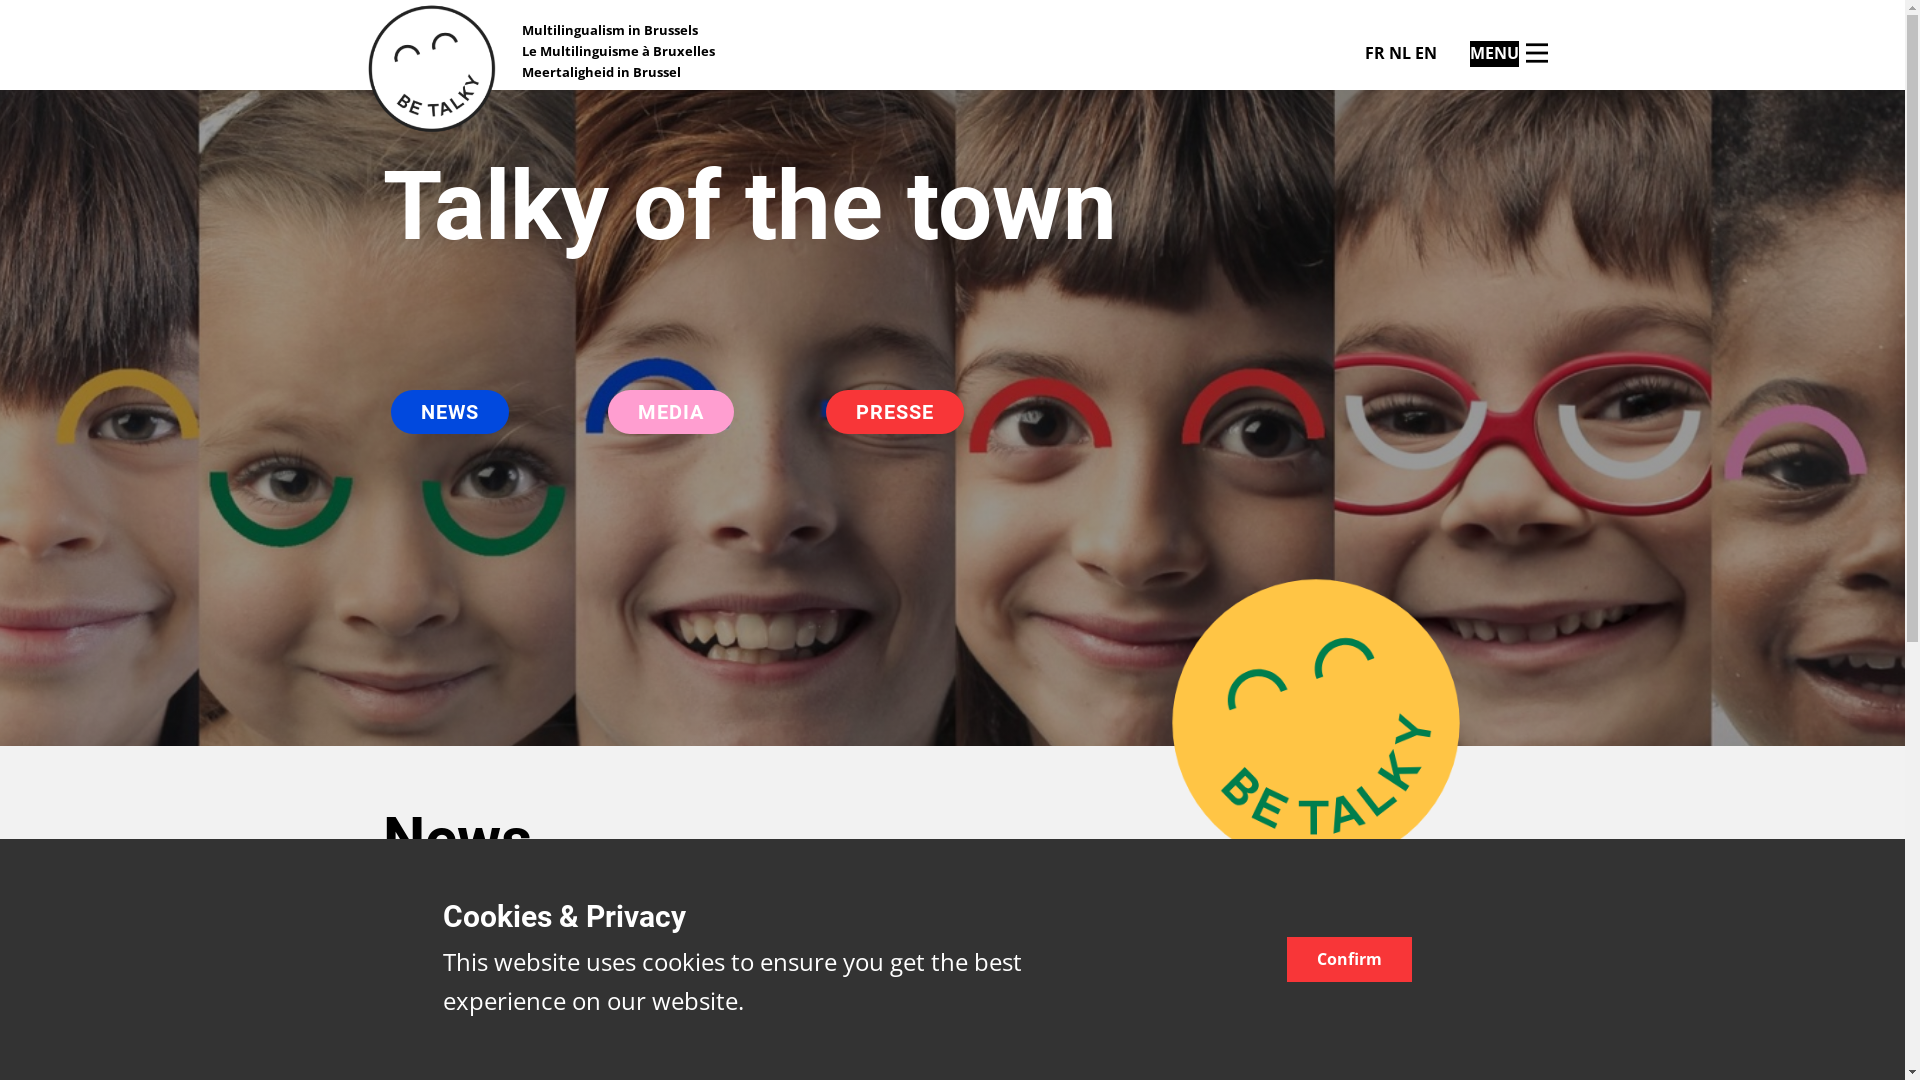  I want to click on 'FR', so click(1372, 52).